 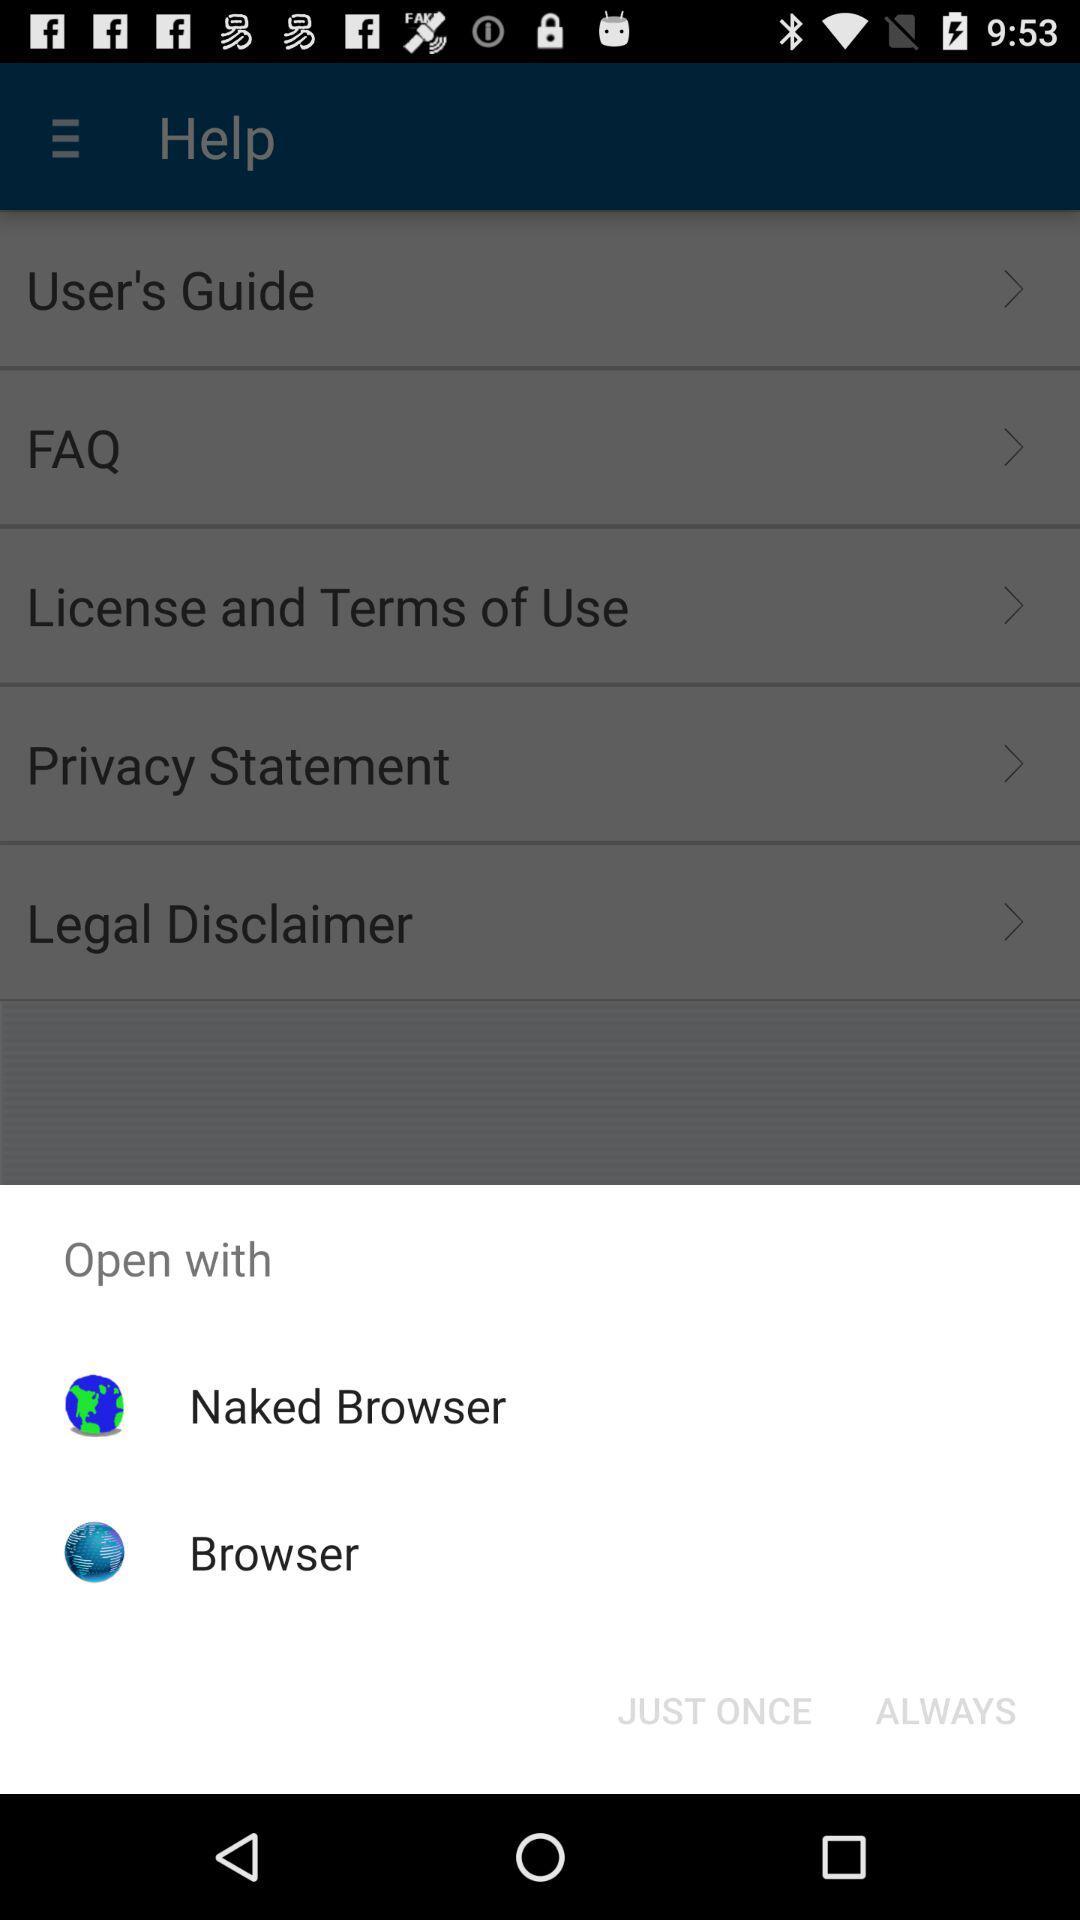 What do you see at coordinates (945, 1708) in the screenshot?
I see `the item below the open with item` at bounding box center [945, 1708].